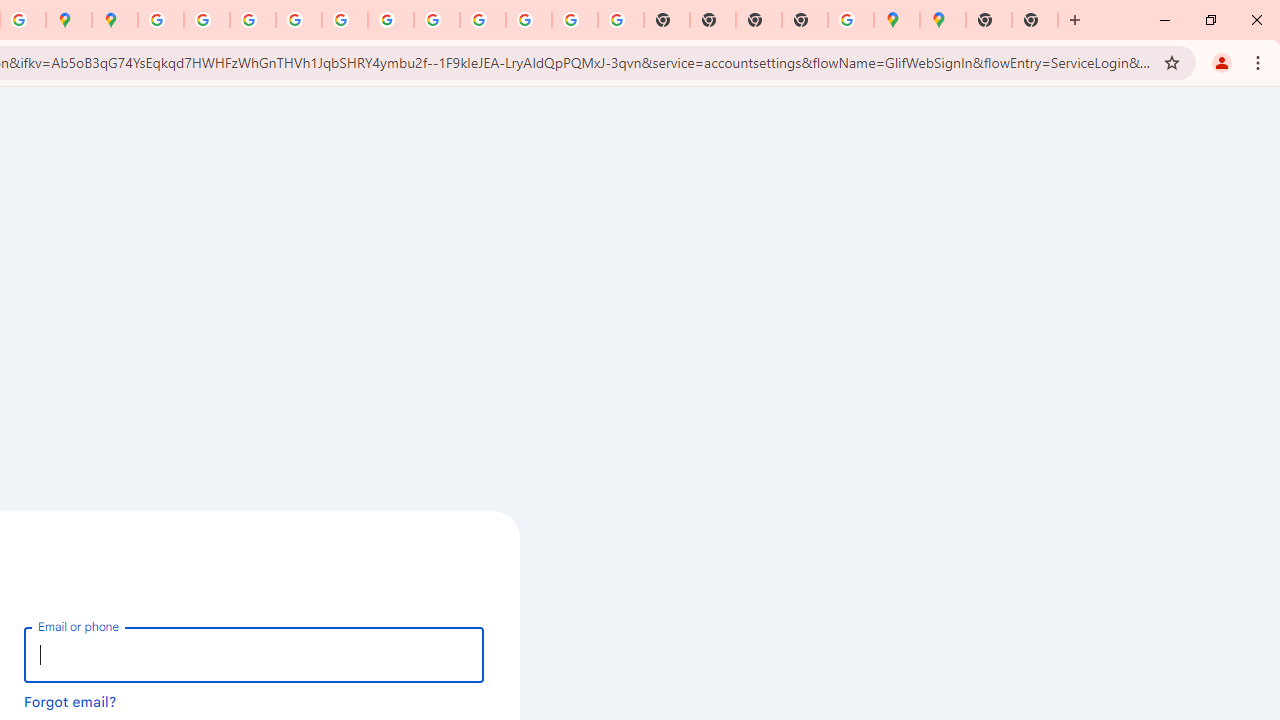 This screenshot has height=720, width=1280. Describe the element at coordinates (1035, 20) in the screenshot. I see `'New Tab'` at that location.